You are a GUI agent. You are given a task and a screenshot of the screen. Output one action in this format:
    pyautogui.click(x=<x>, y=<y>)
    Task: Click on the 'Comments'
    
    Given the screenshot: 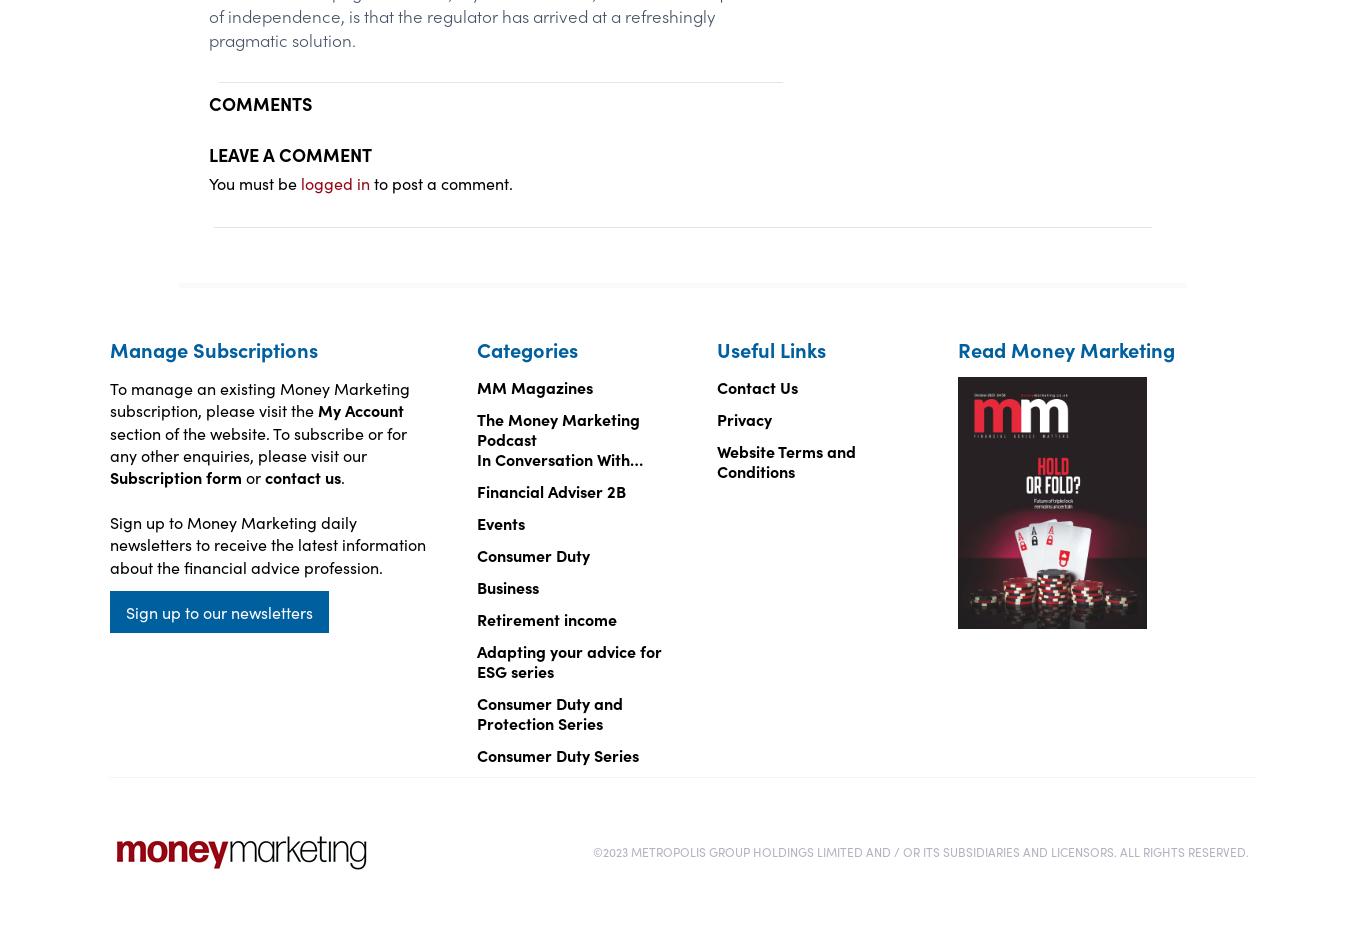 What is the action you would take?
    pyautogui.click(x=260, y=102)
    